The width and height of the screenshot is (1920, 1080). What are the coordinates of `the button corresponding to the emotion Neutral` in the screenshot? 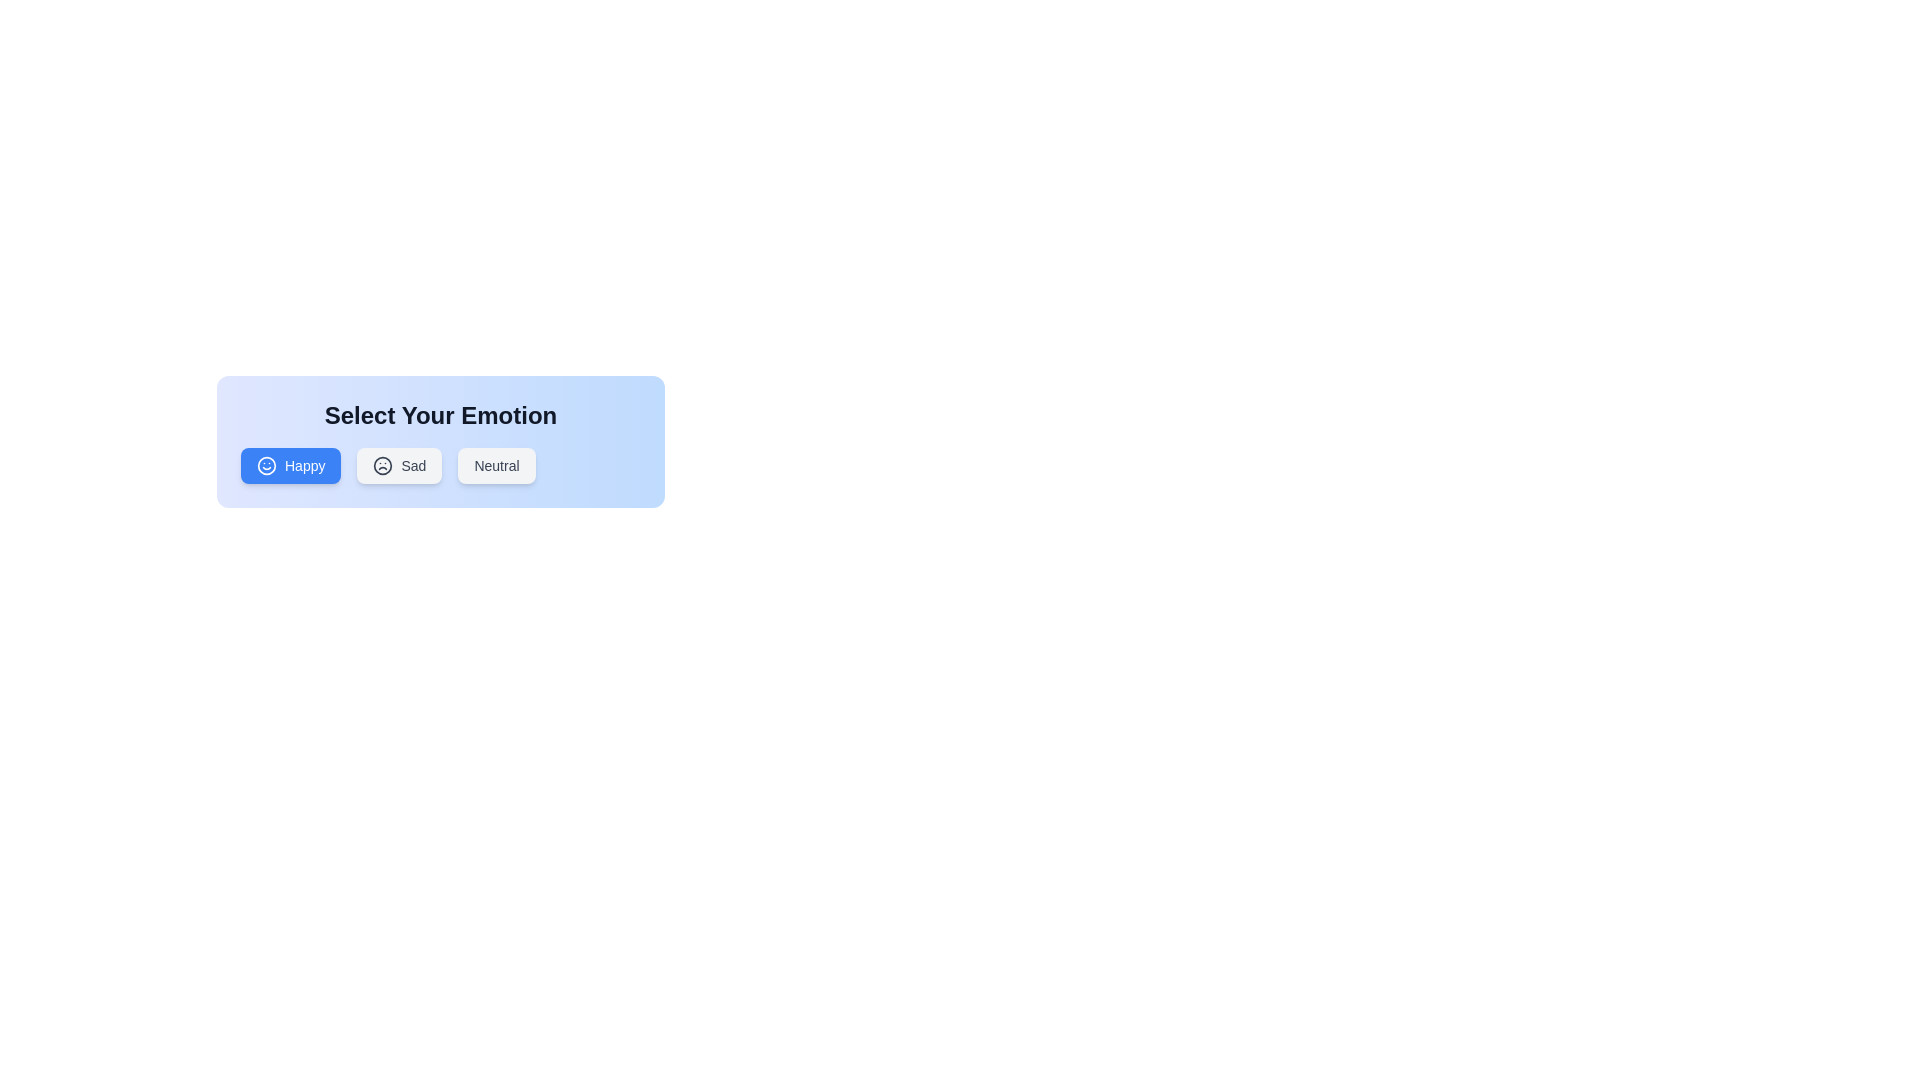 It's located at (497, 466).